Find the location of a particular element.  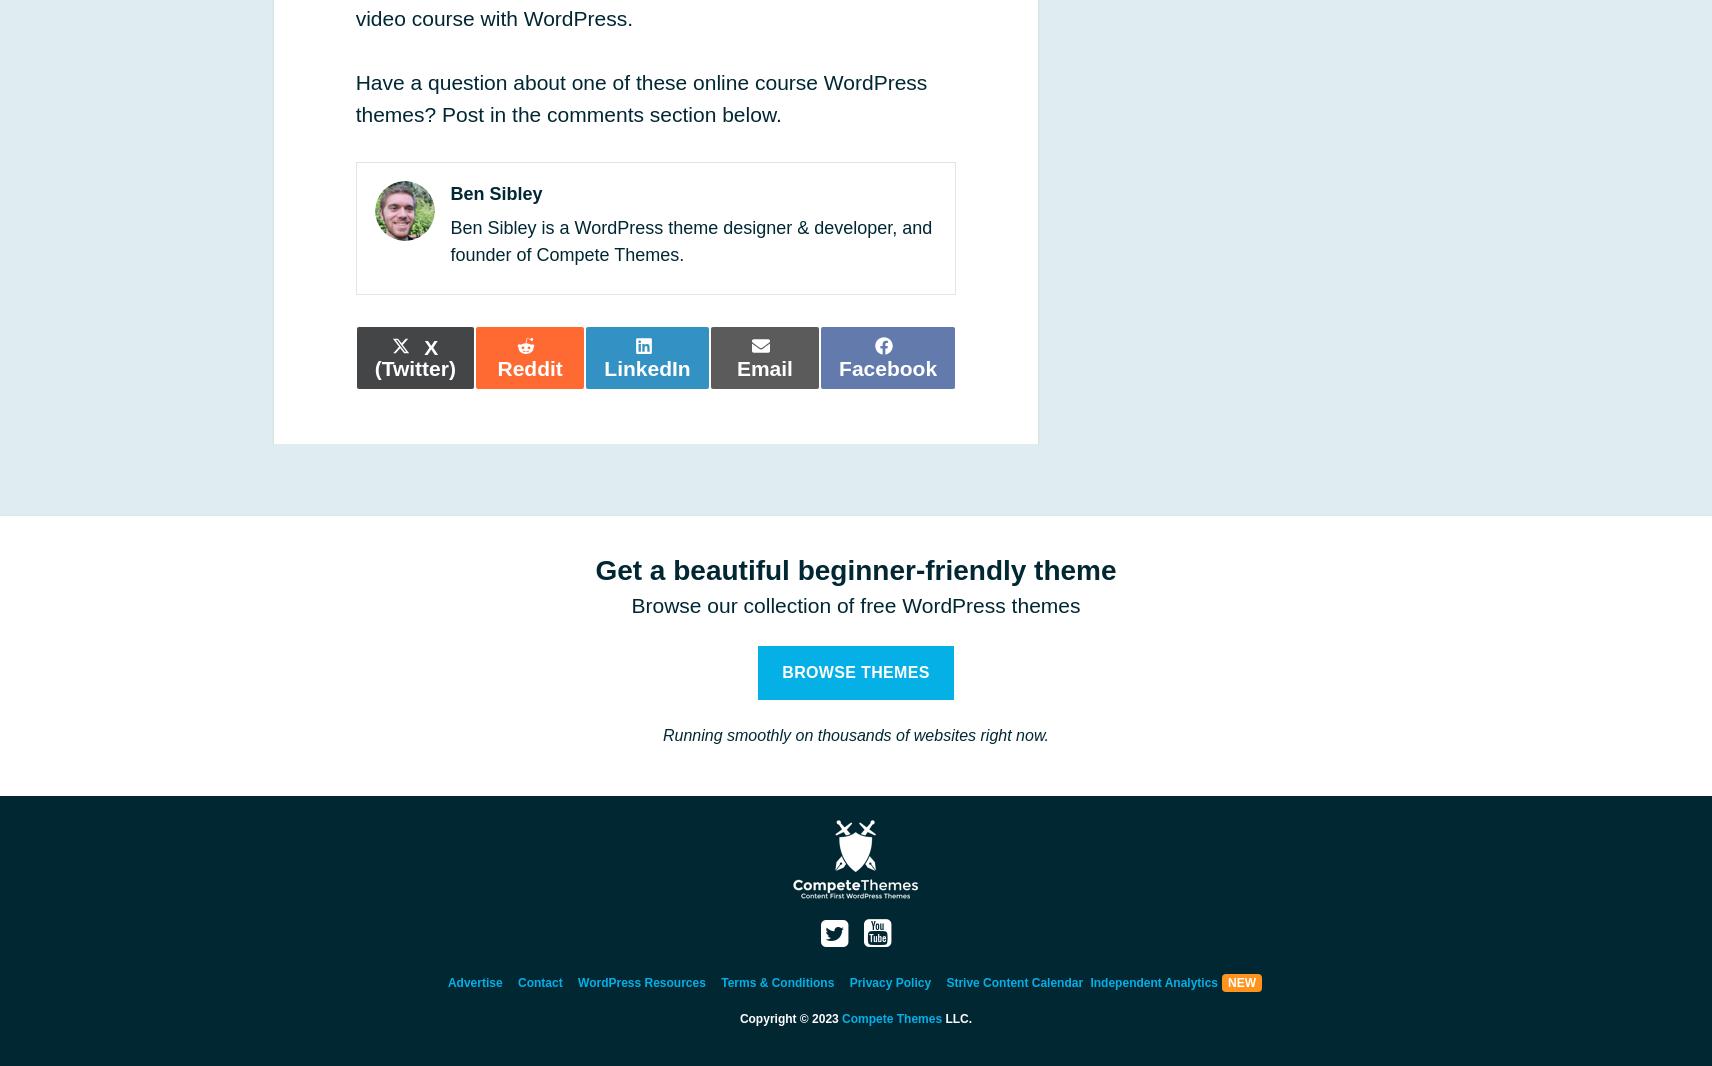

'Reddit' is located at coordinates (528, 368).